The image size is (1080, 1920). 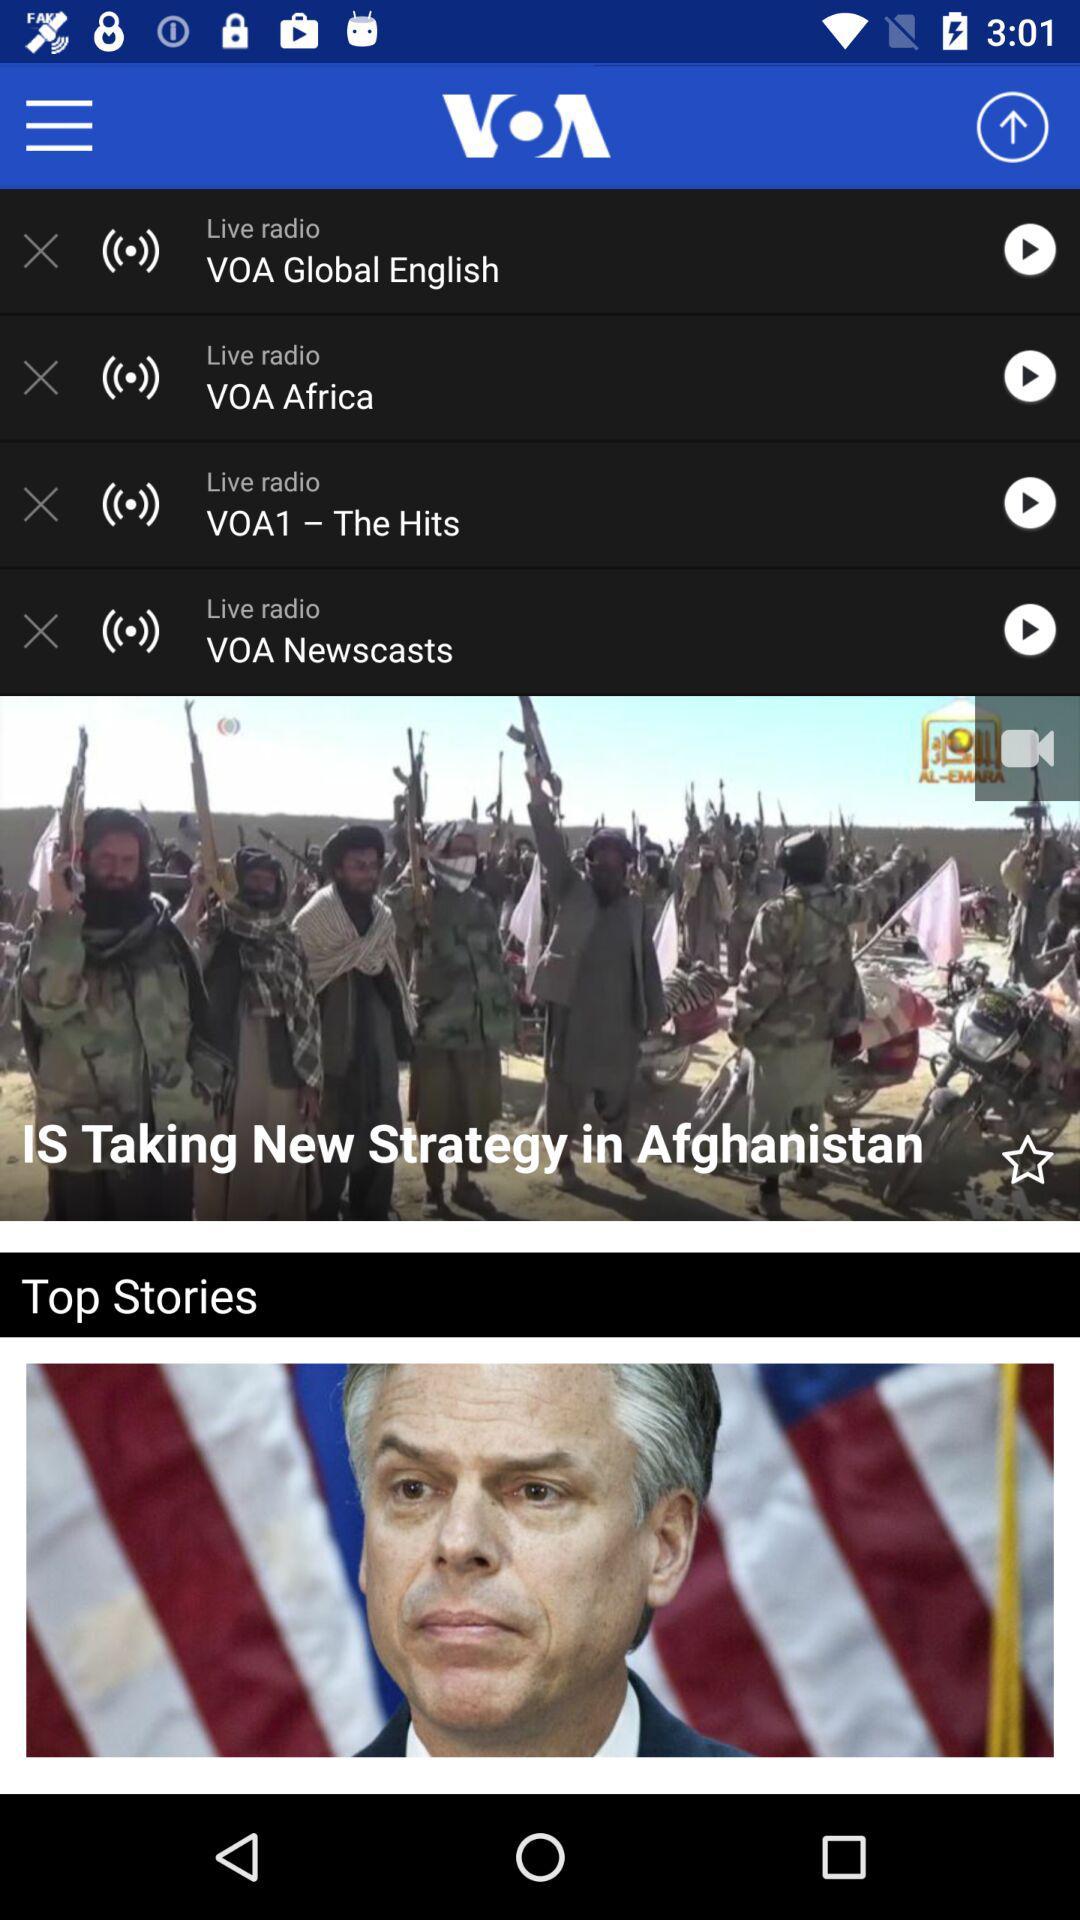 What do you see at coordinates (1039, 249) in the screenshot?
I see `the play icon` at bounding box center [1039, 249].